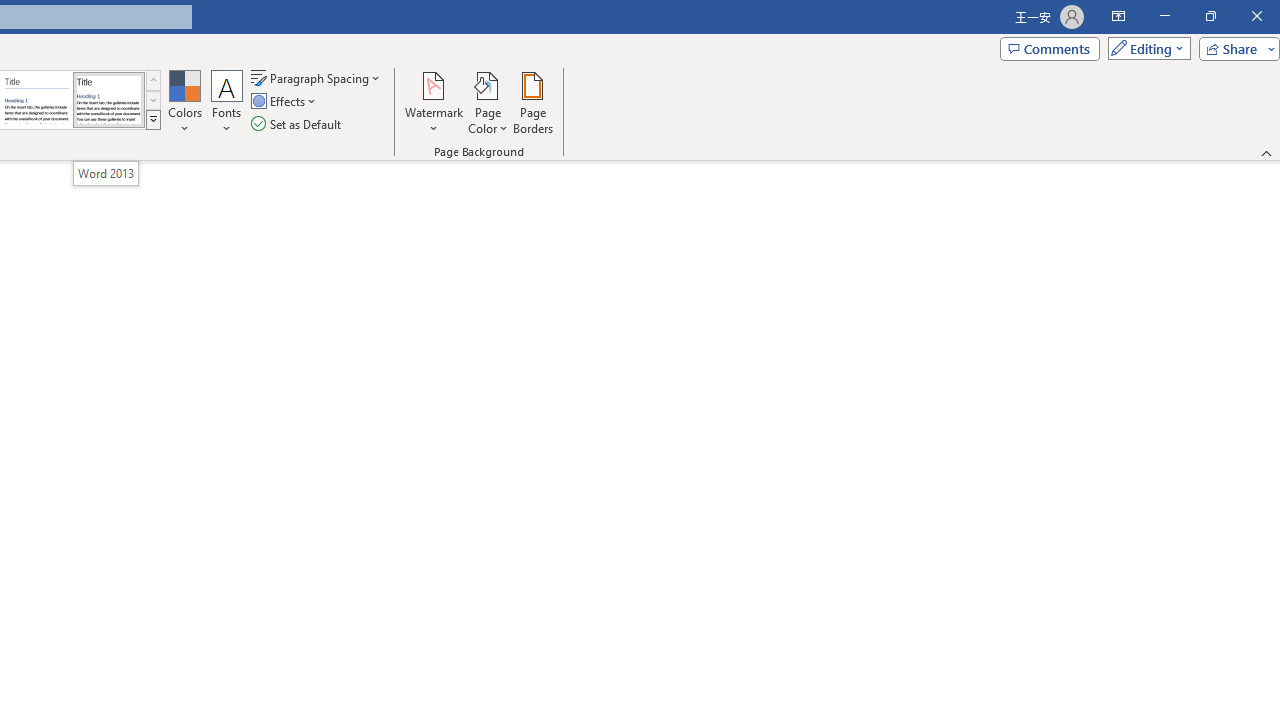 Image resolution: width=1280 pixels, height=720 pixels. I want to click on 'Page Borders...', so click(533, 103).